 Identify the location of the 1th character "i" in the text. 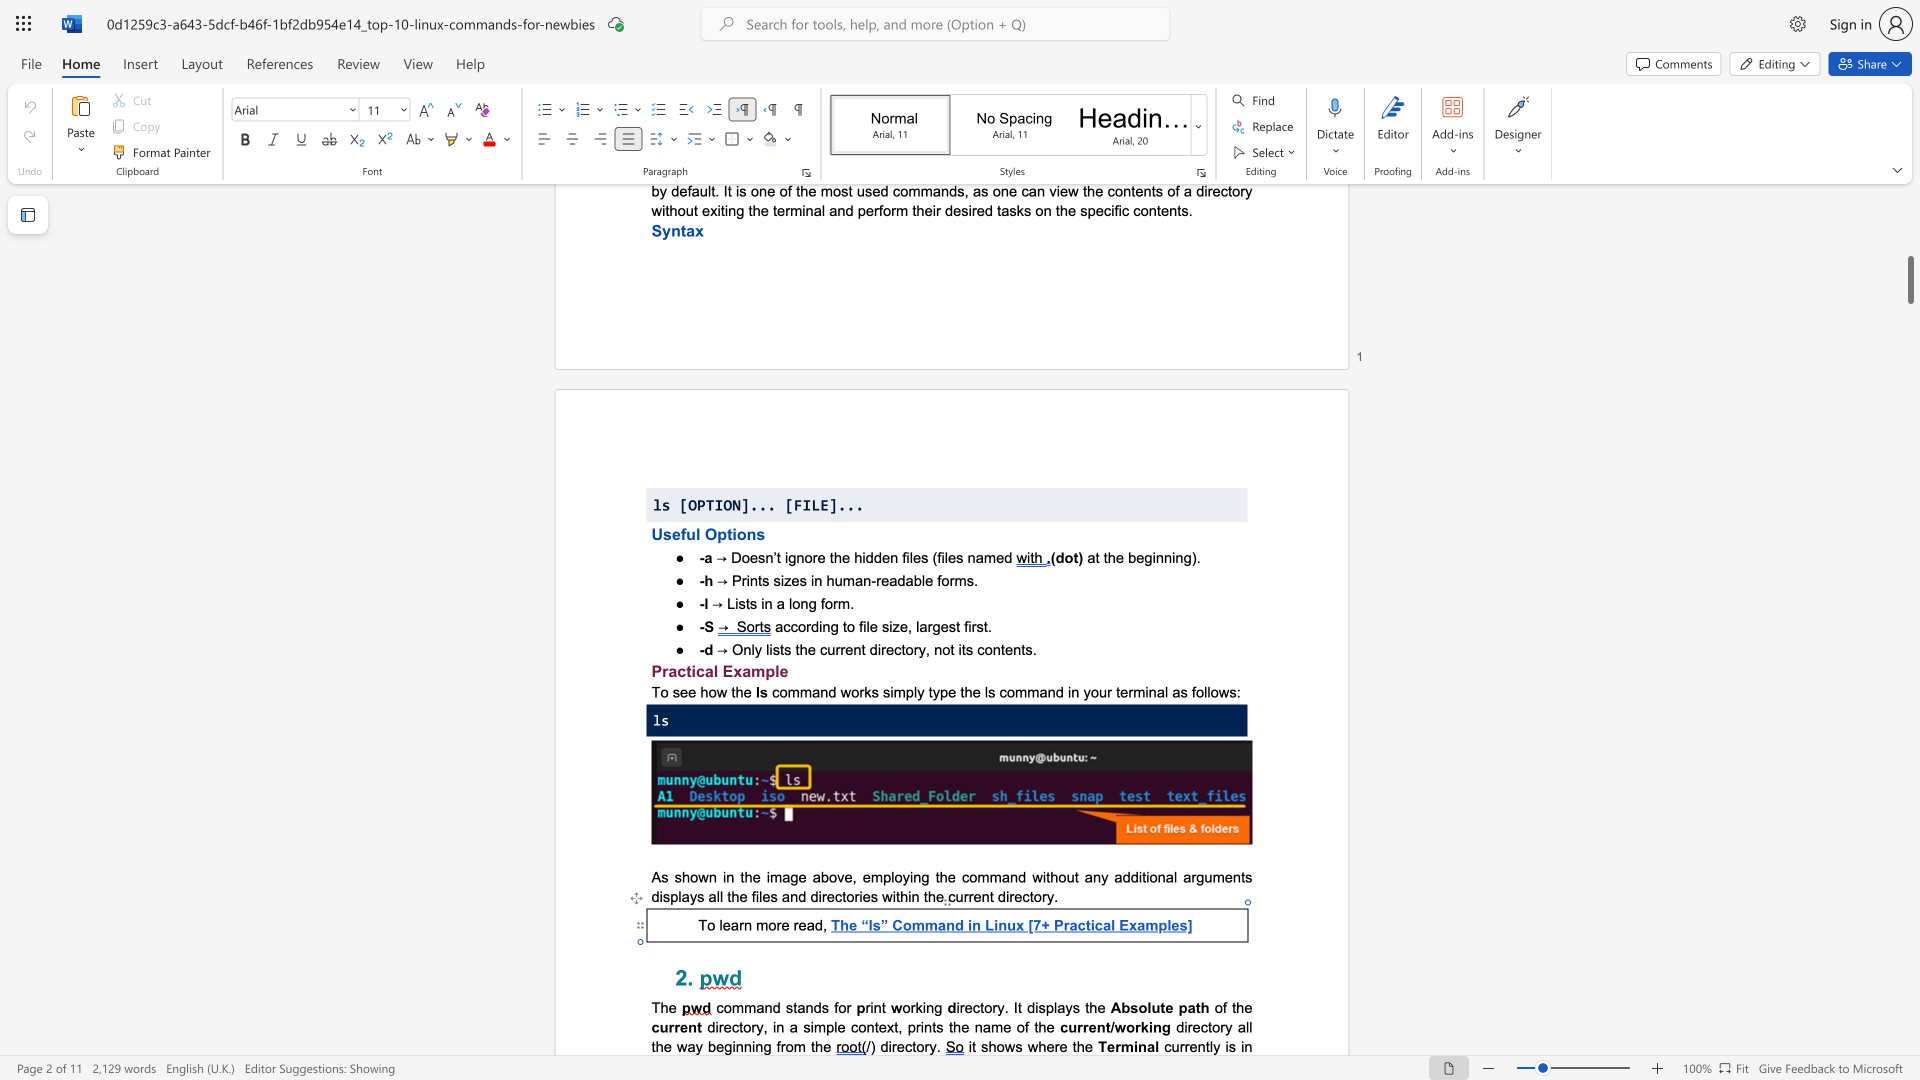
(889, 1045).